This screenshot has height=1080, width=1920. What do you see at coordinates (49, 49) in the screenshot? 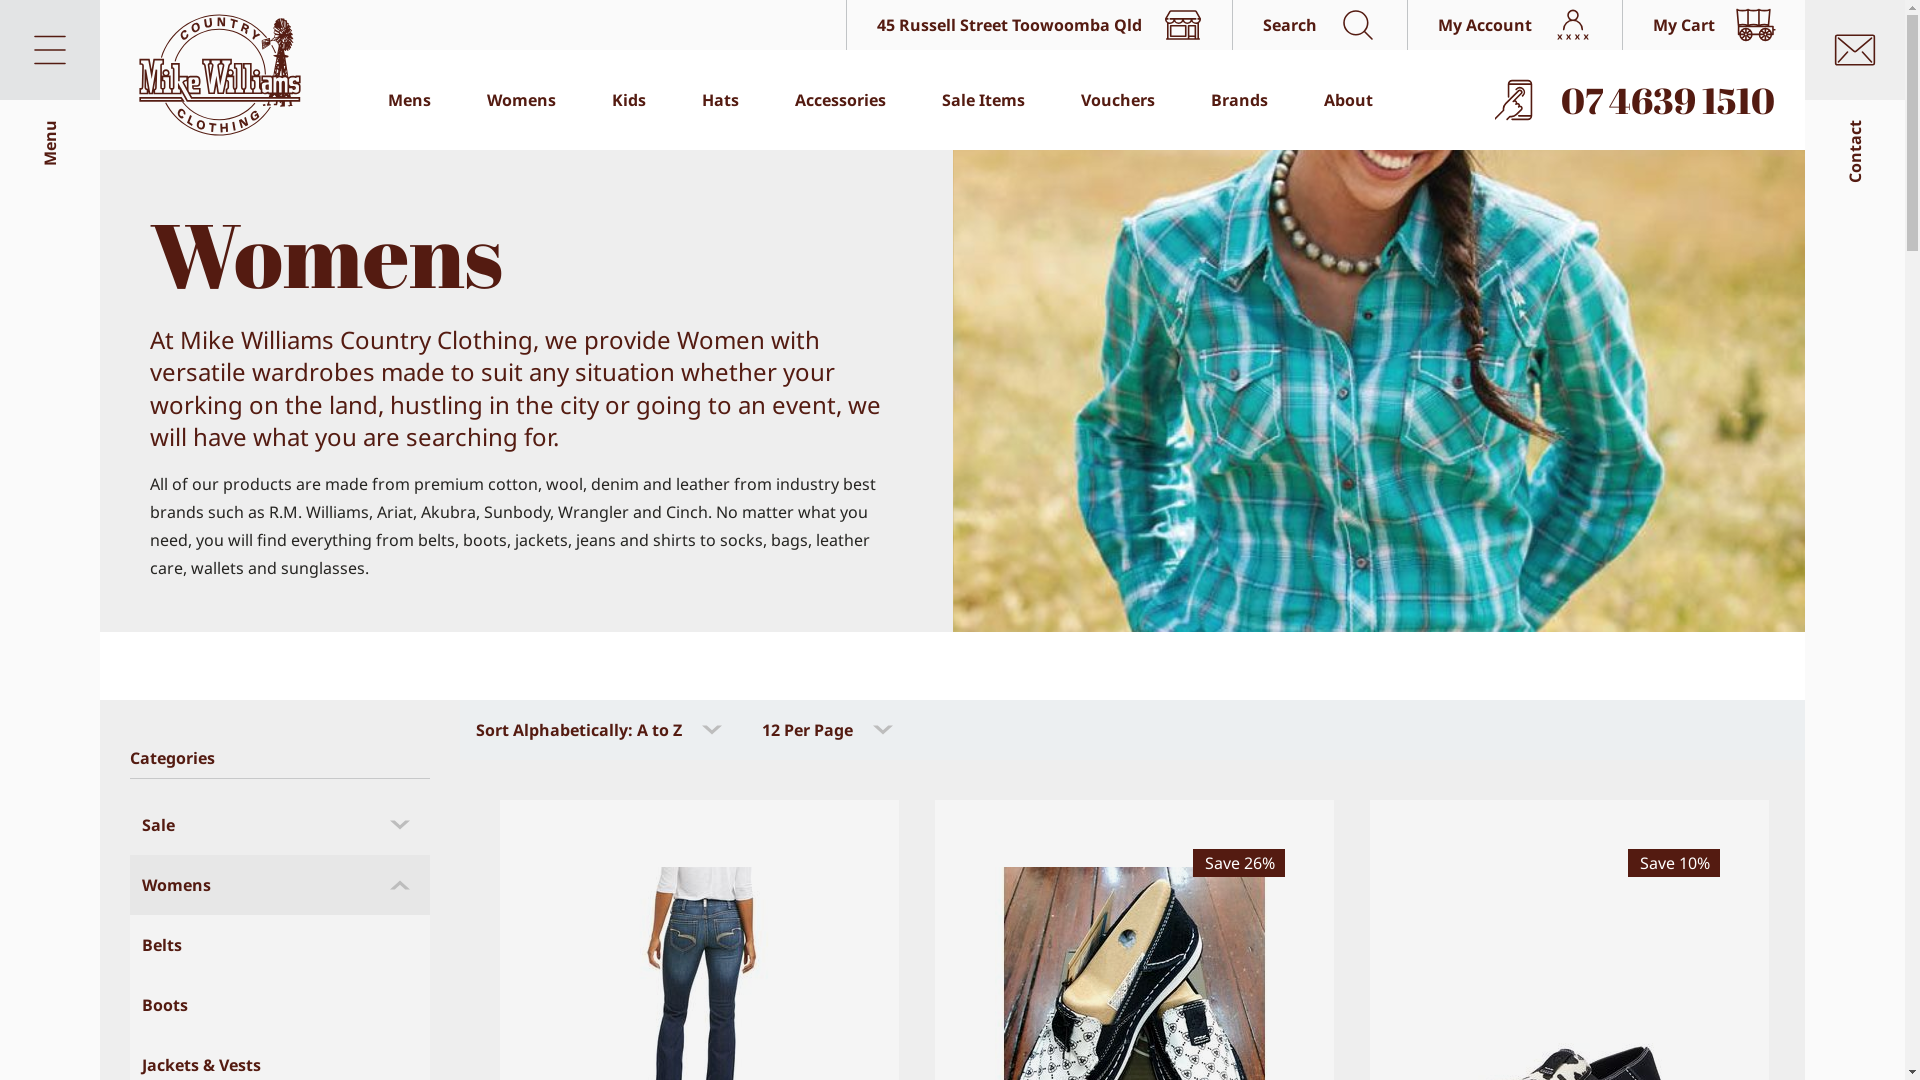
I see `'Menu'` at bounding box center [49, 49].